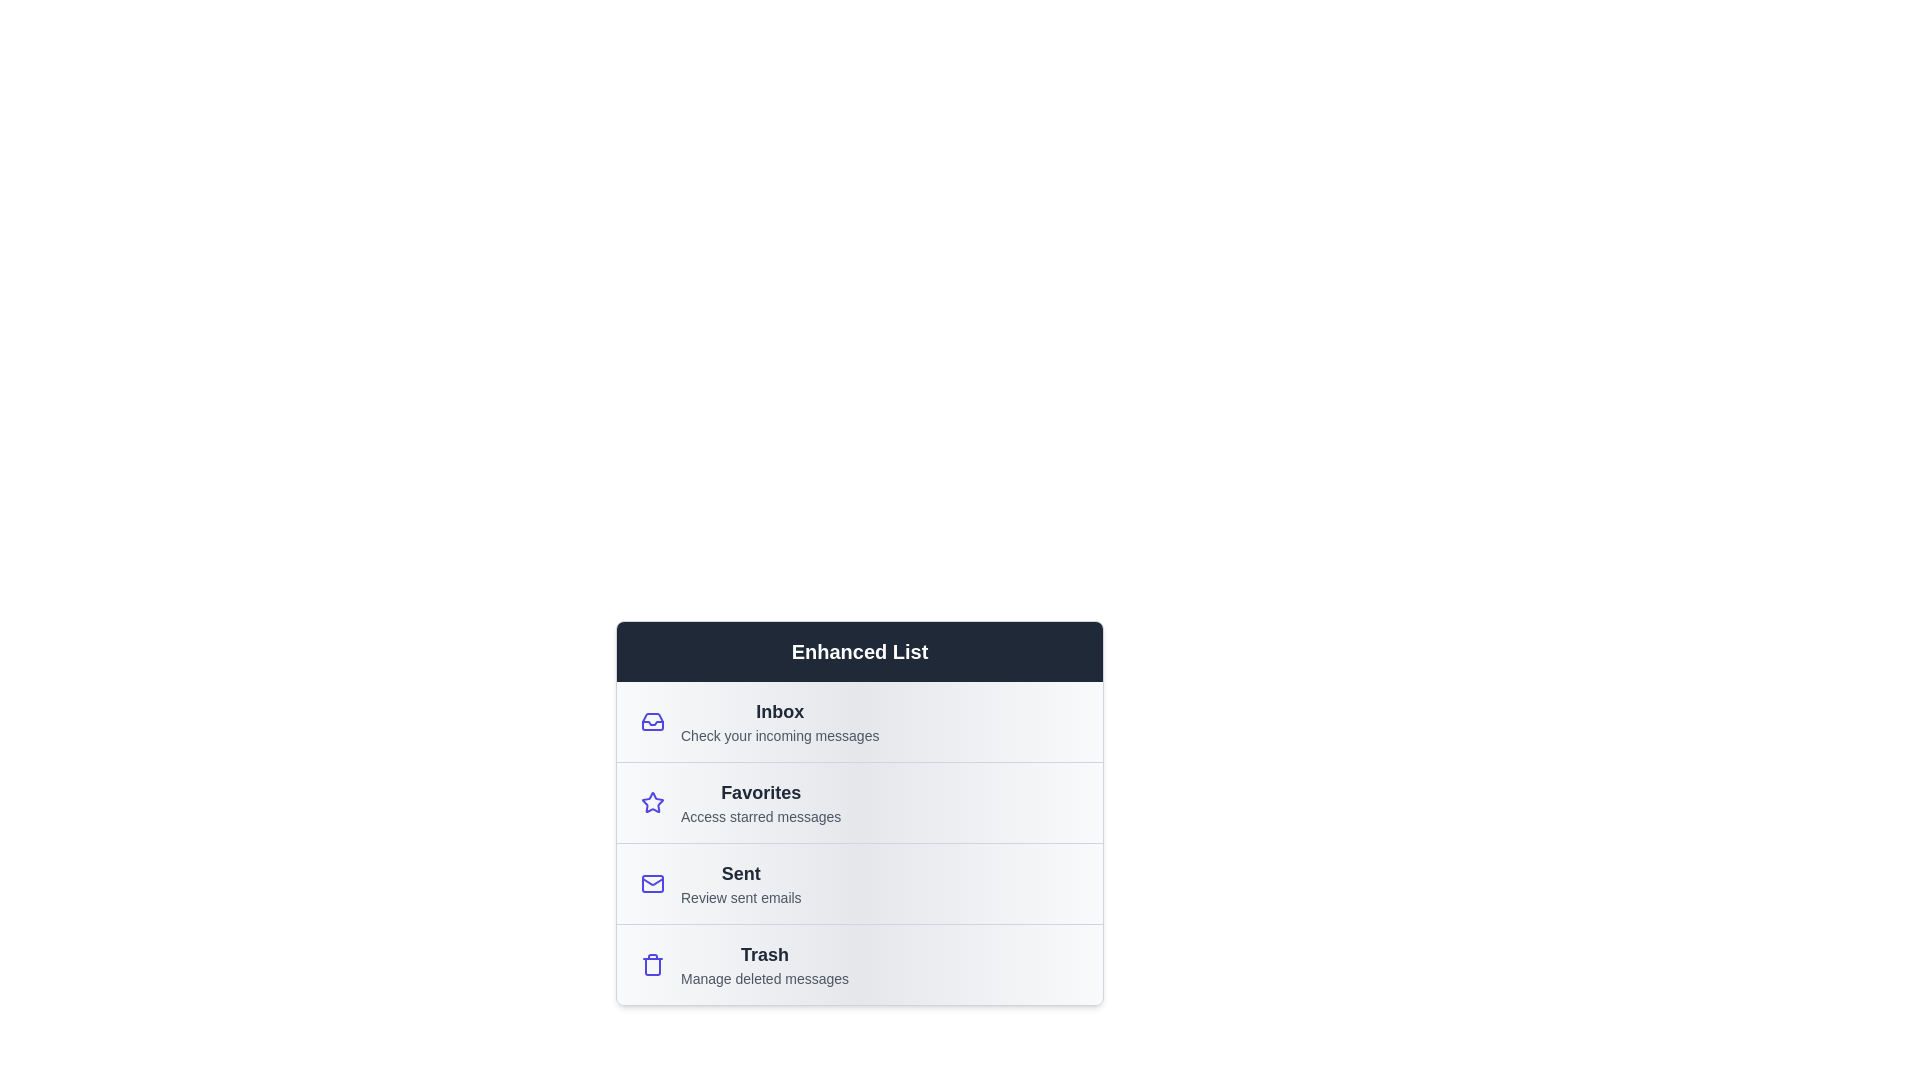 The width and height of the screenshot is (1920, 1080). Describe the element at coordinates (764, 978) in the screenshot. I see `the text label providing additional information about managing deleted messages under the 'Trash' section, located at the bottom of the list items in the 'Enhanced List' section` at that location.